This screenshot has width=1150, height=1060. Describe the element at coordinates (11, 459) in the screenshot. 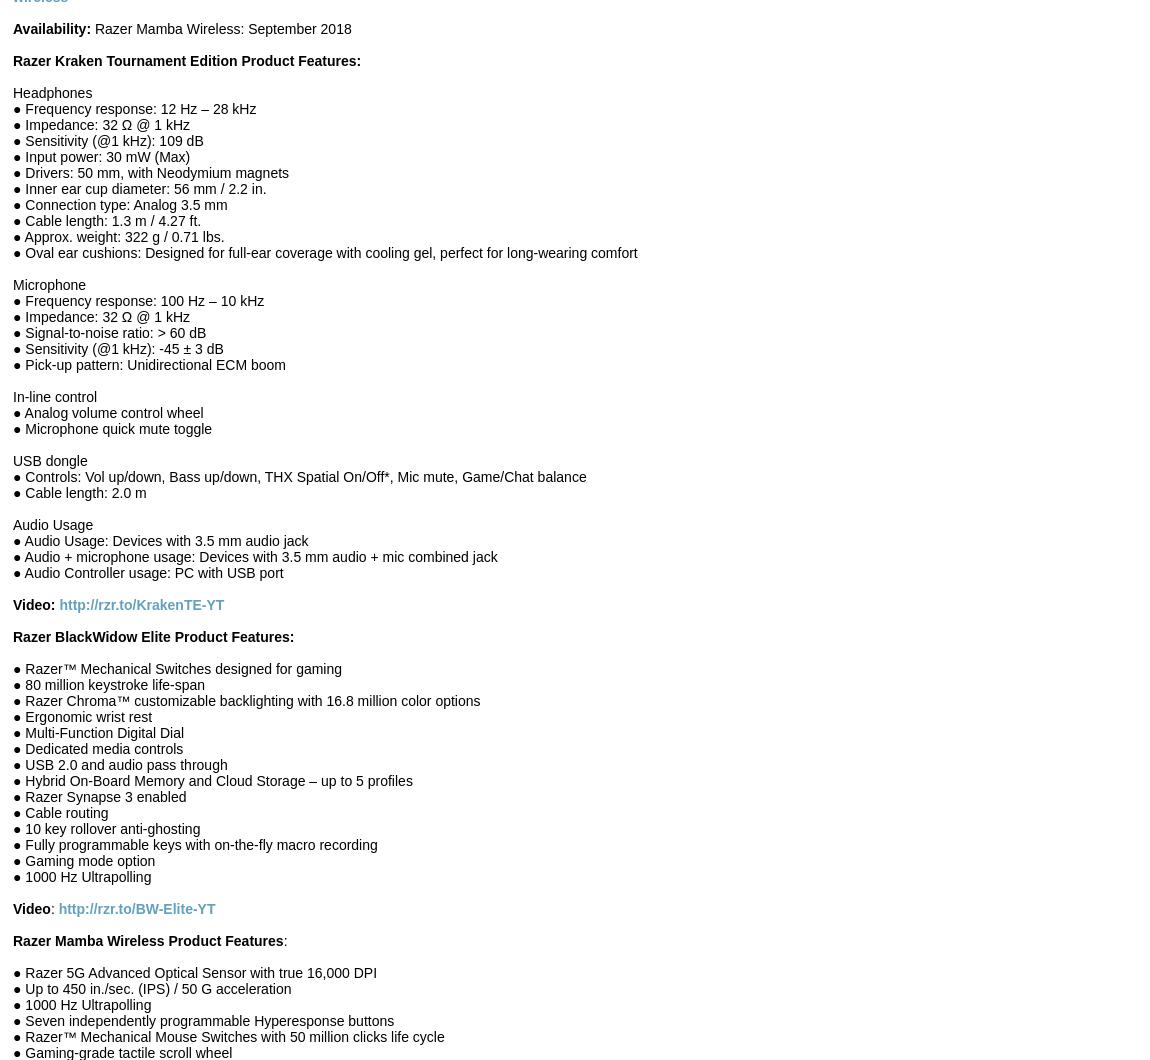

I see `'USB dongle'` at that location.